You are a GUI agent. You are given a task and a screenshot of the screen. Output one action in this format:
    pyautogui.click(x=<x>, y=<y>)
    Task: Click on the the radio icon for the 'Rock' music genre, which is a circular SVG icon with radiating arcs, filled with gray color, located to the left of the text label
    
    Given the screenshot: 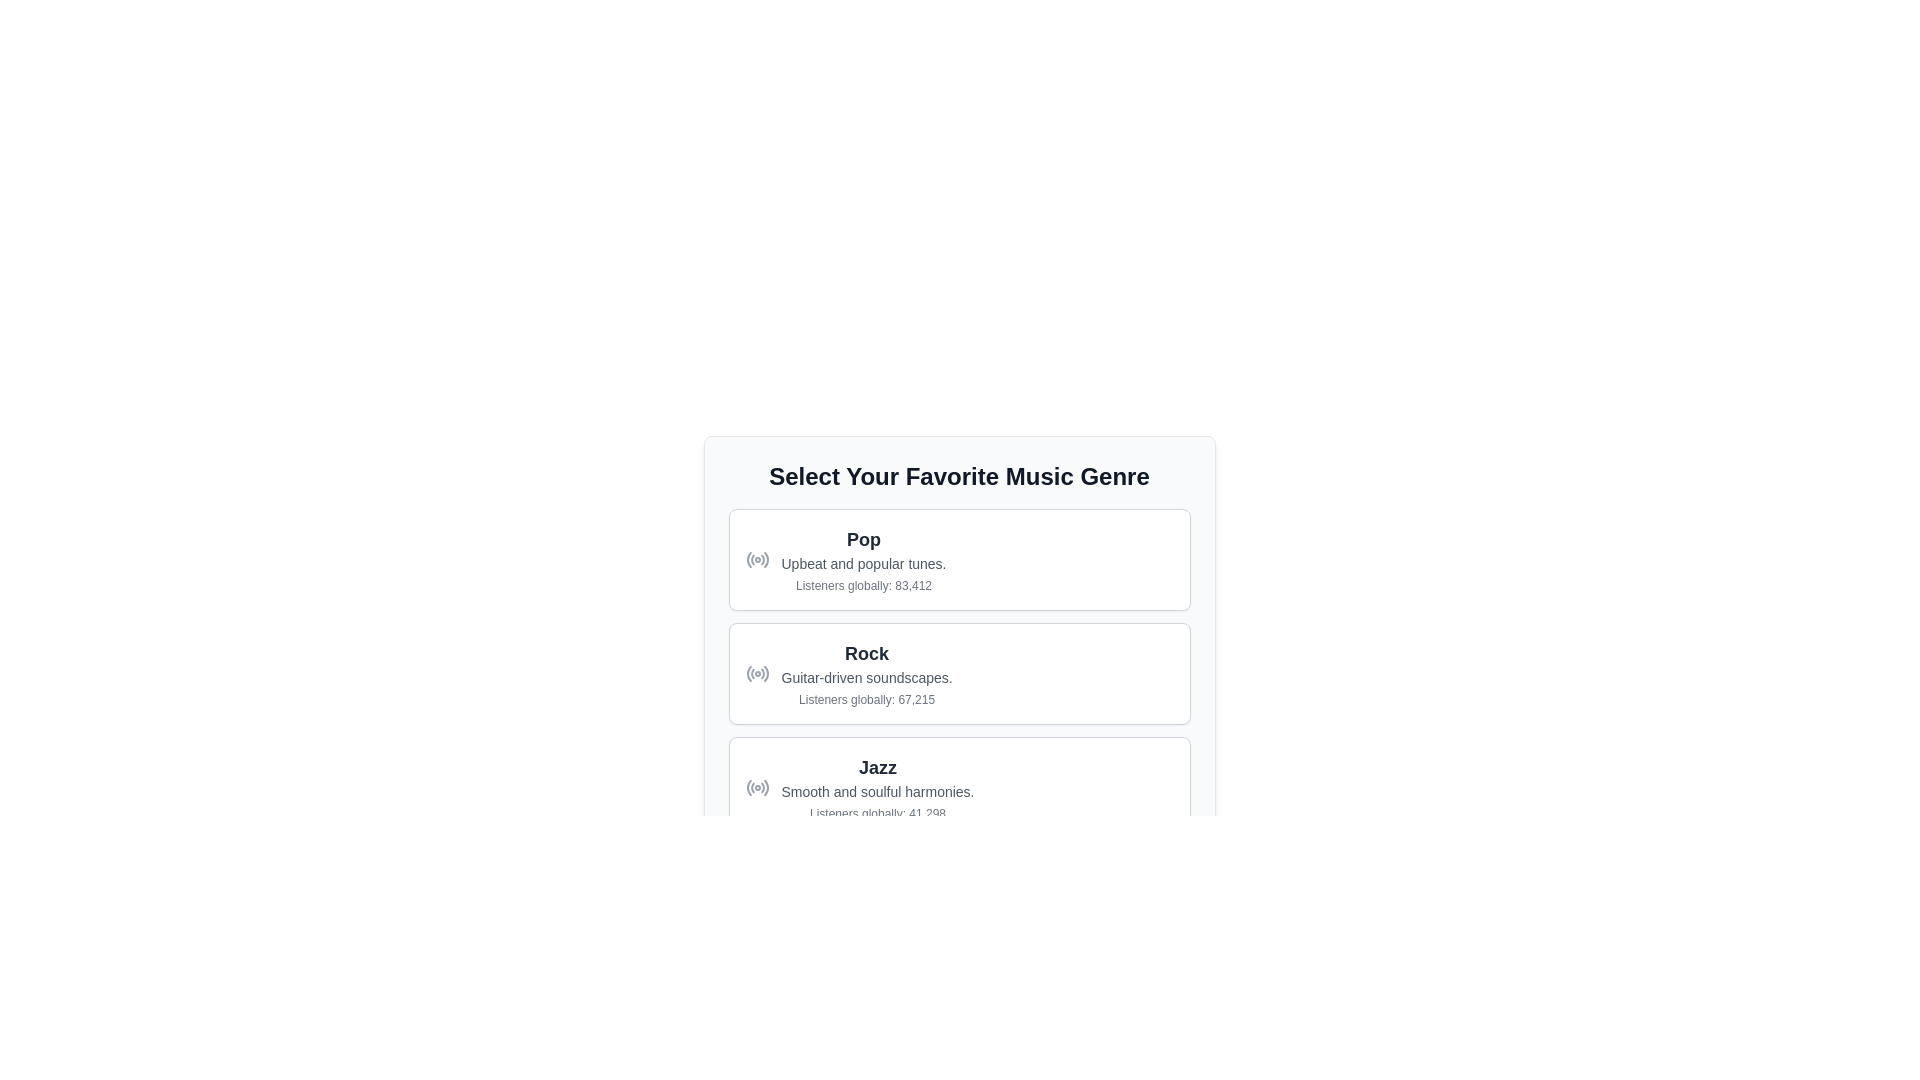 What is the action you would take?
    pyautogui.click(x=756, y=674)
    